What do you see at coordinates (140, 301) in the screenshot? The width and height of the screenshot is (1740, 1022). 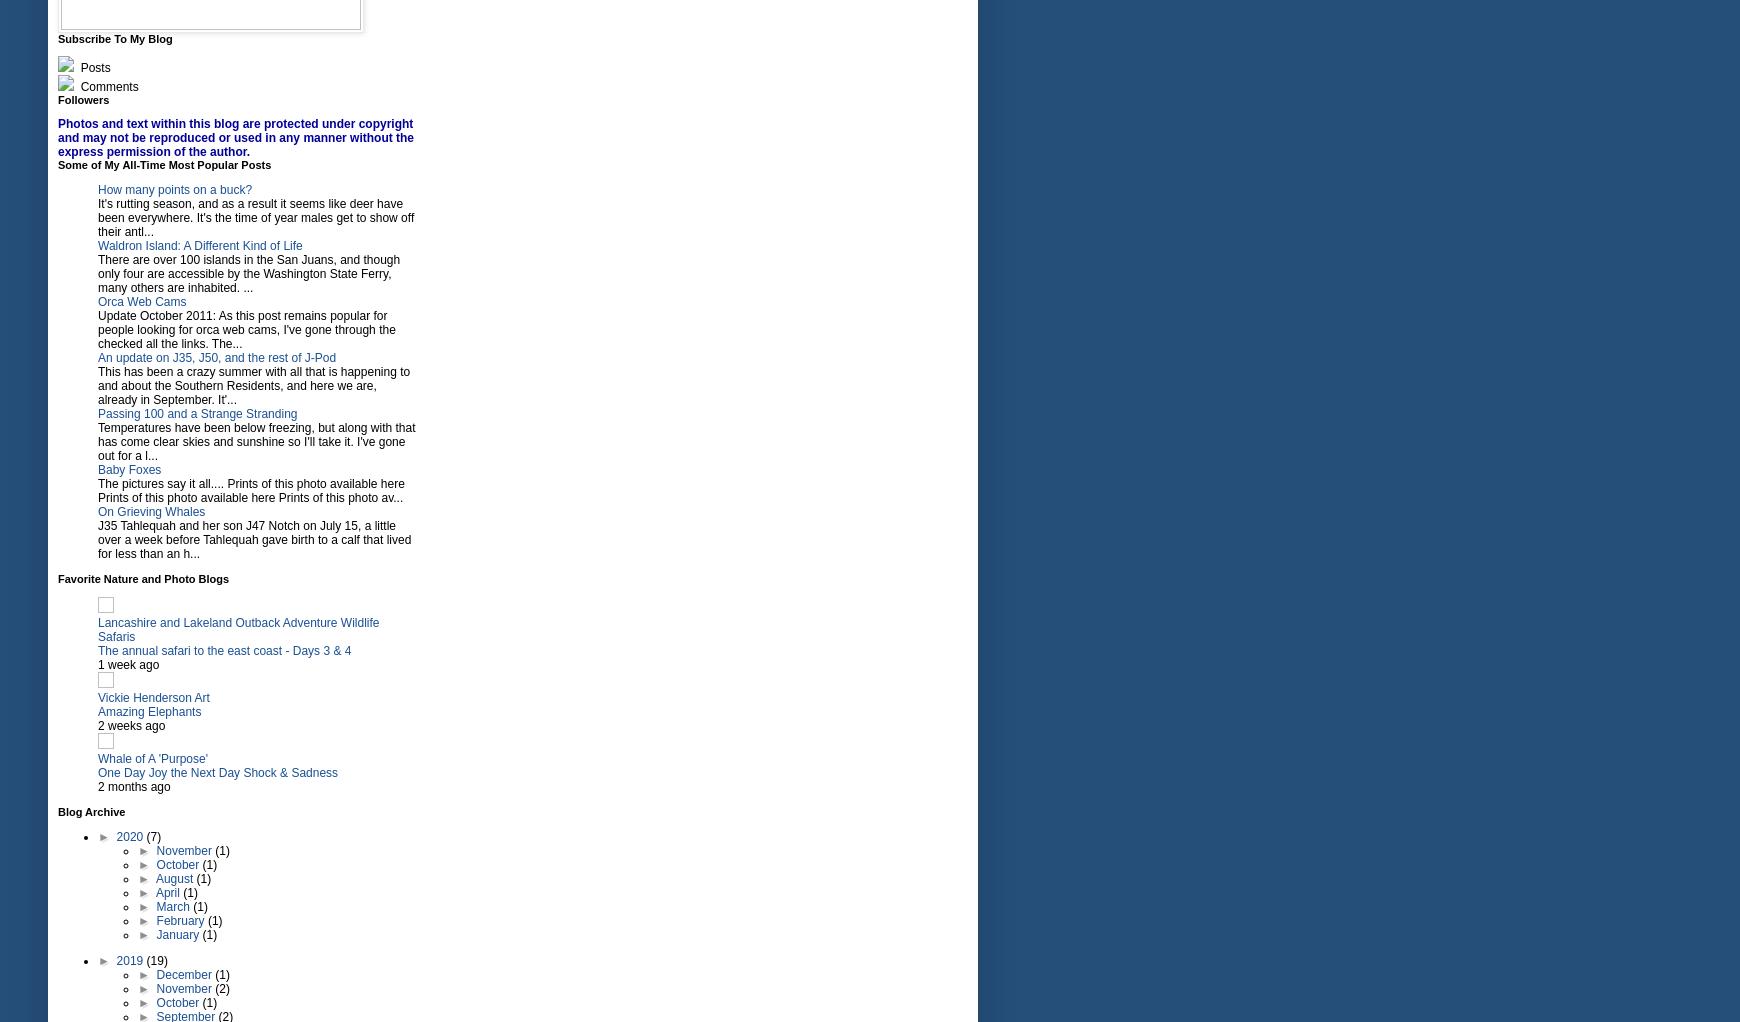 I see `'Orca Web Cams'` at bounding box center [140, 301].